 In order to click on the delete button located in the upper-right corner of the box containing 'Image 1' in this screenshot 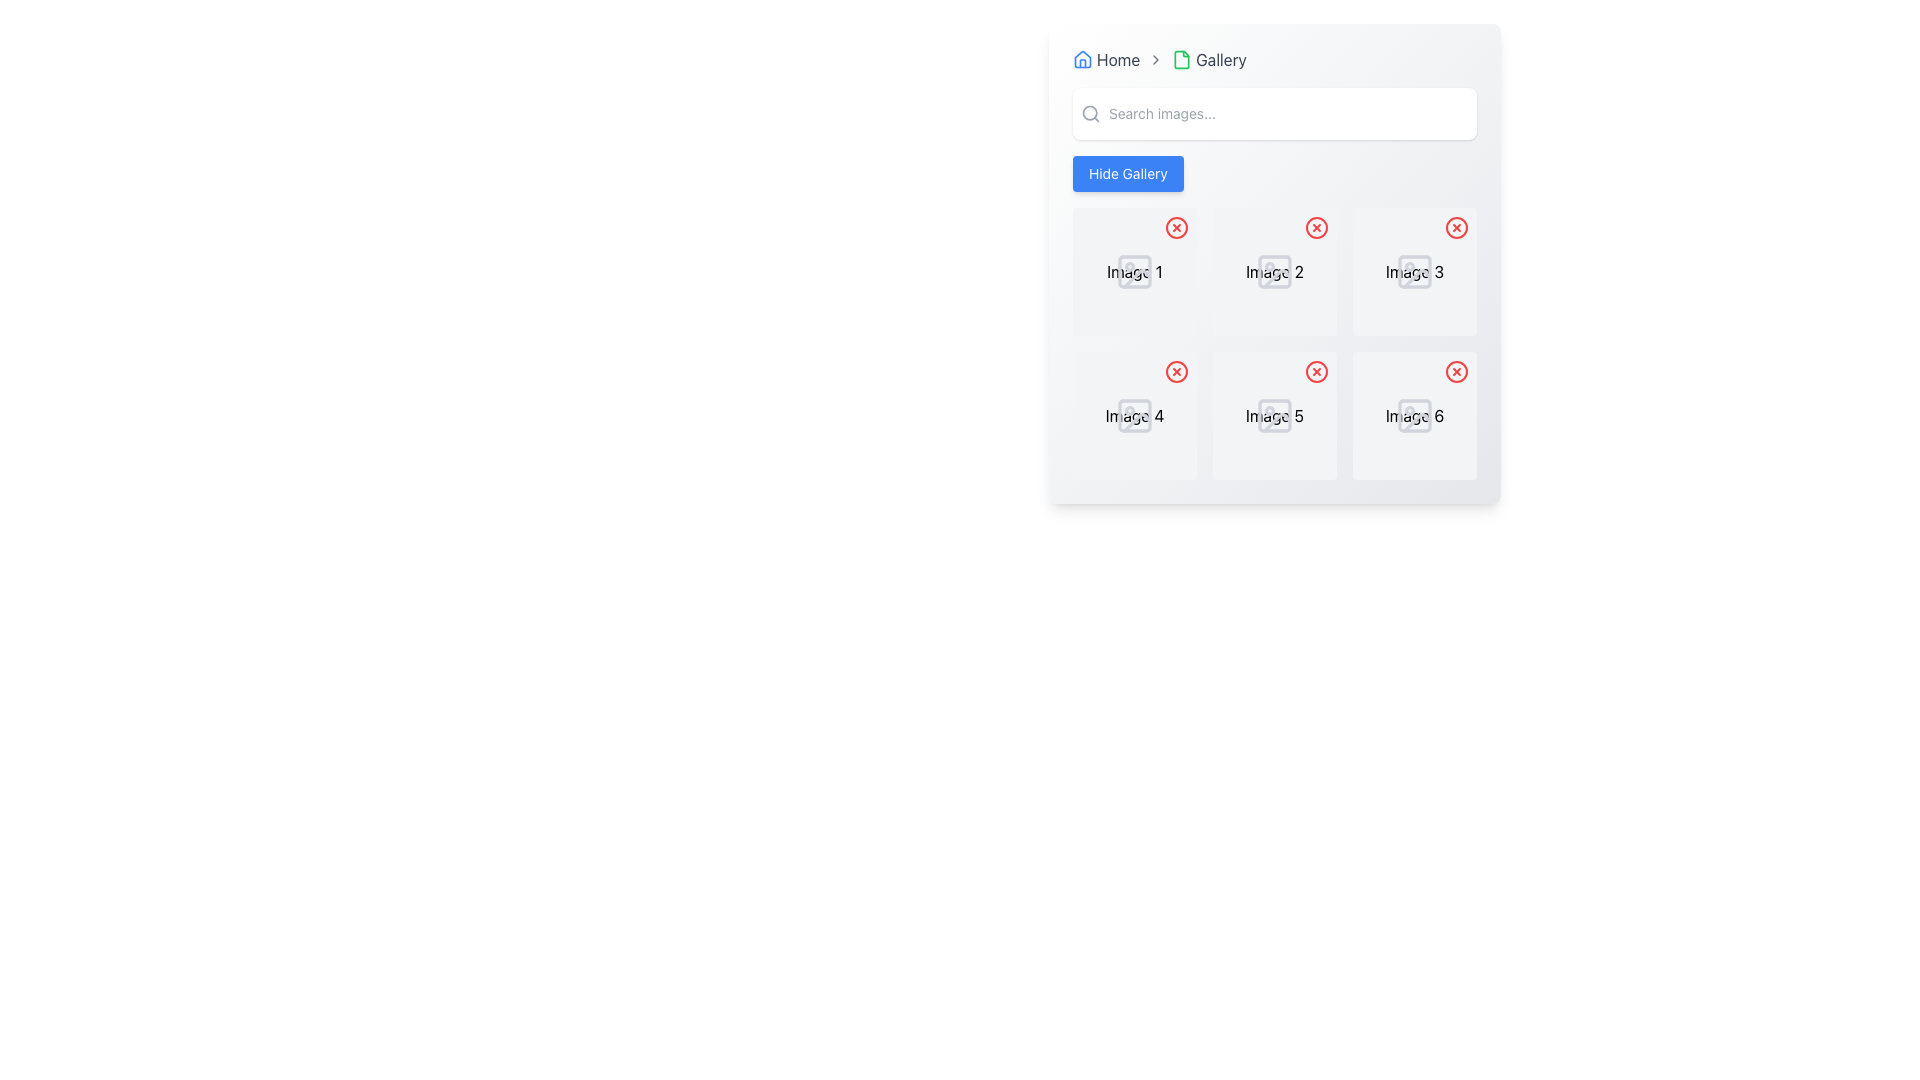, I will do `click(1176, 226)`.